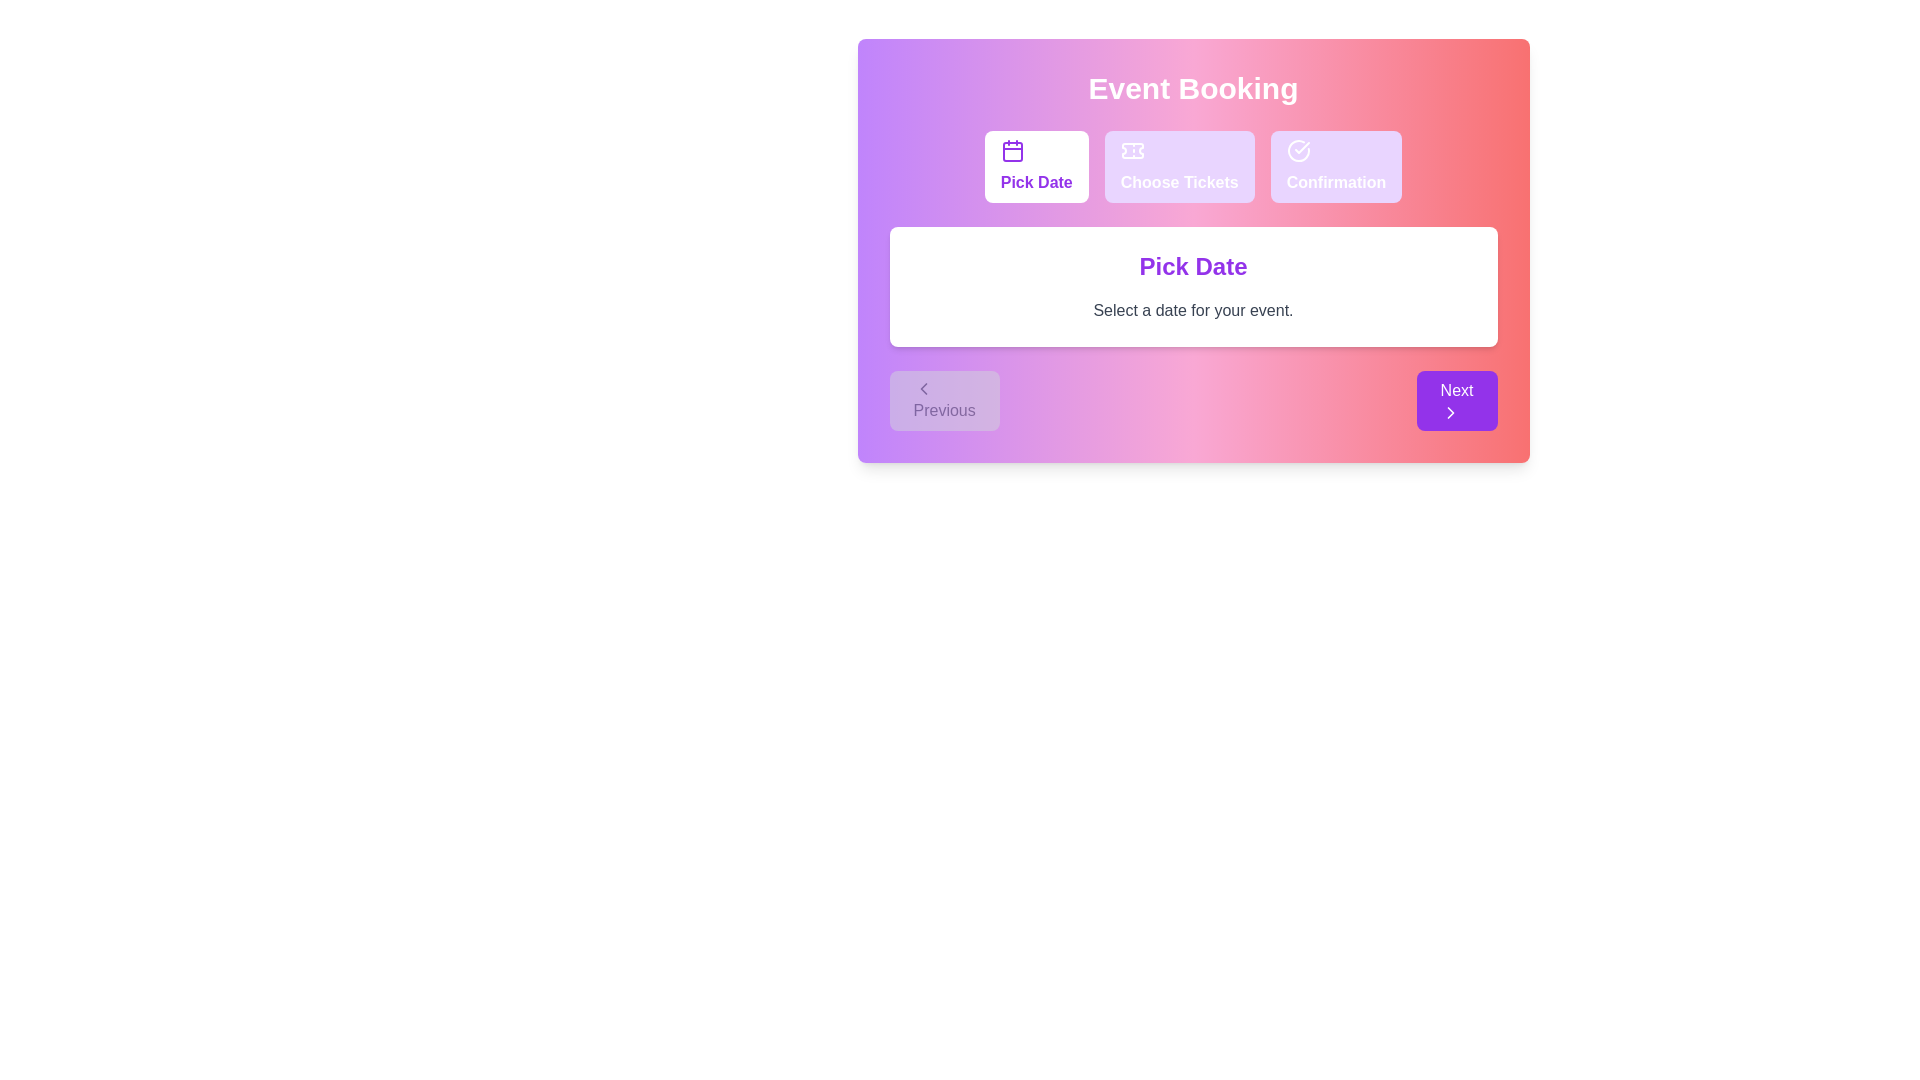 The width and height of the screenshot is (1920, 1080). I want to click on the purple rectangular 'Next' button with rounded corners located at the bottom-right corner of the card-like panel to proceed to the next step, so click(1457, 401).